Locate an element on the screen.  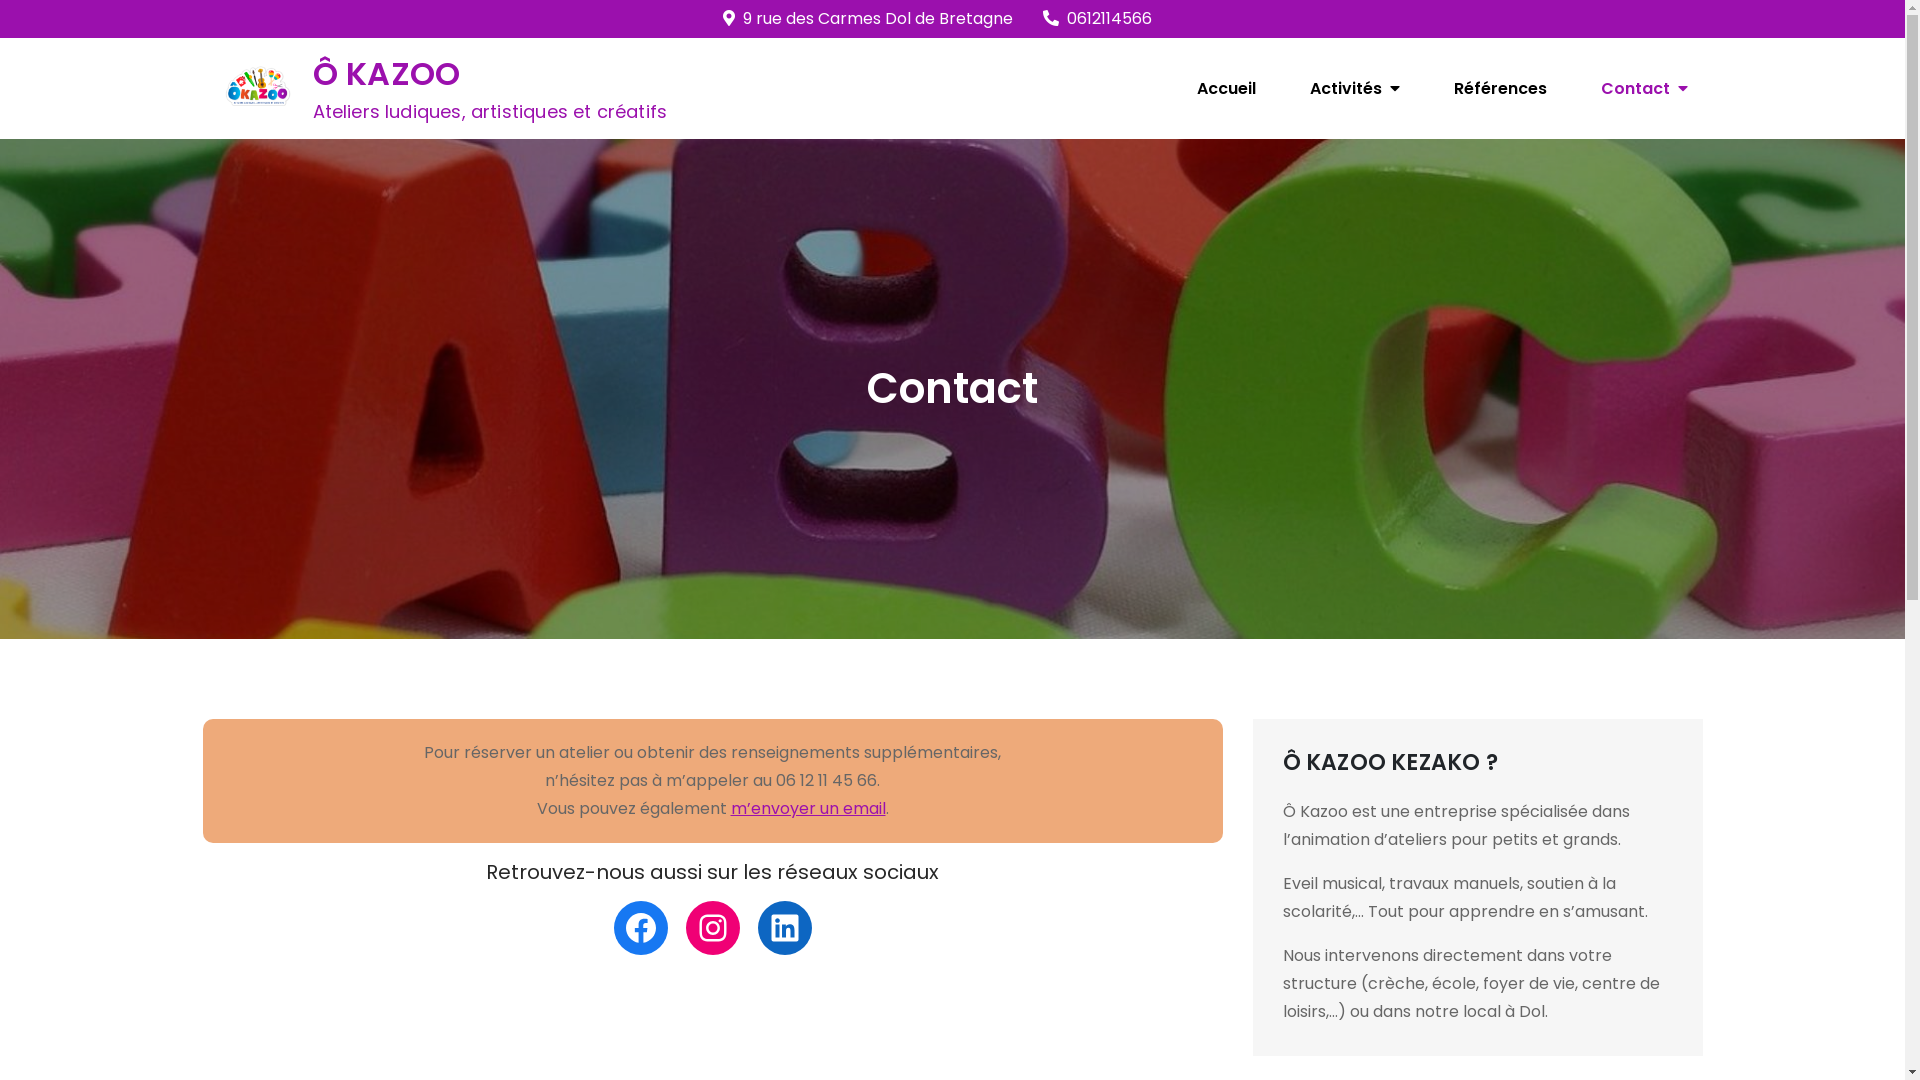
'Accueil' is located at coordinates (1224, 87).